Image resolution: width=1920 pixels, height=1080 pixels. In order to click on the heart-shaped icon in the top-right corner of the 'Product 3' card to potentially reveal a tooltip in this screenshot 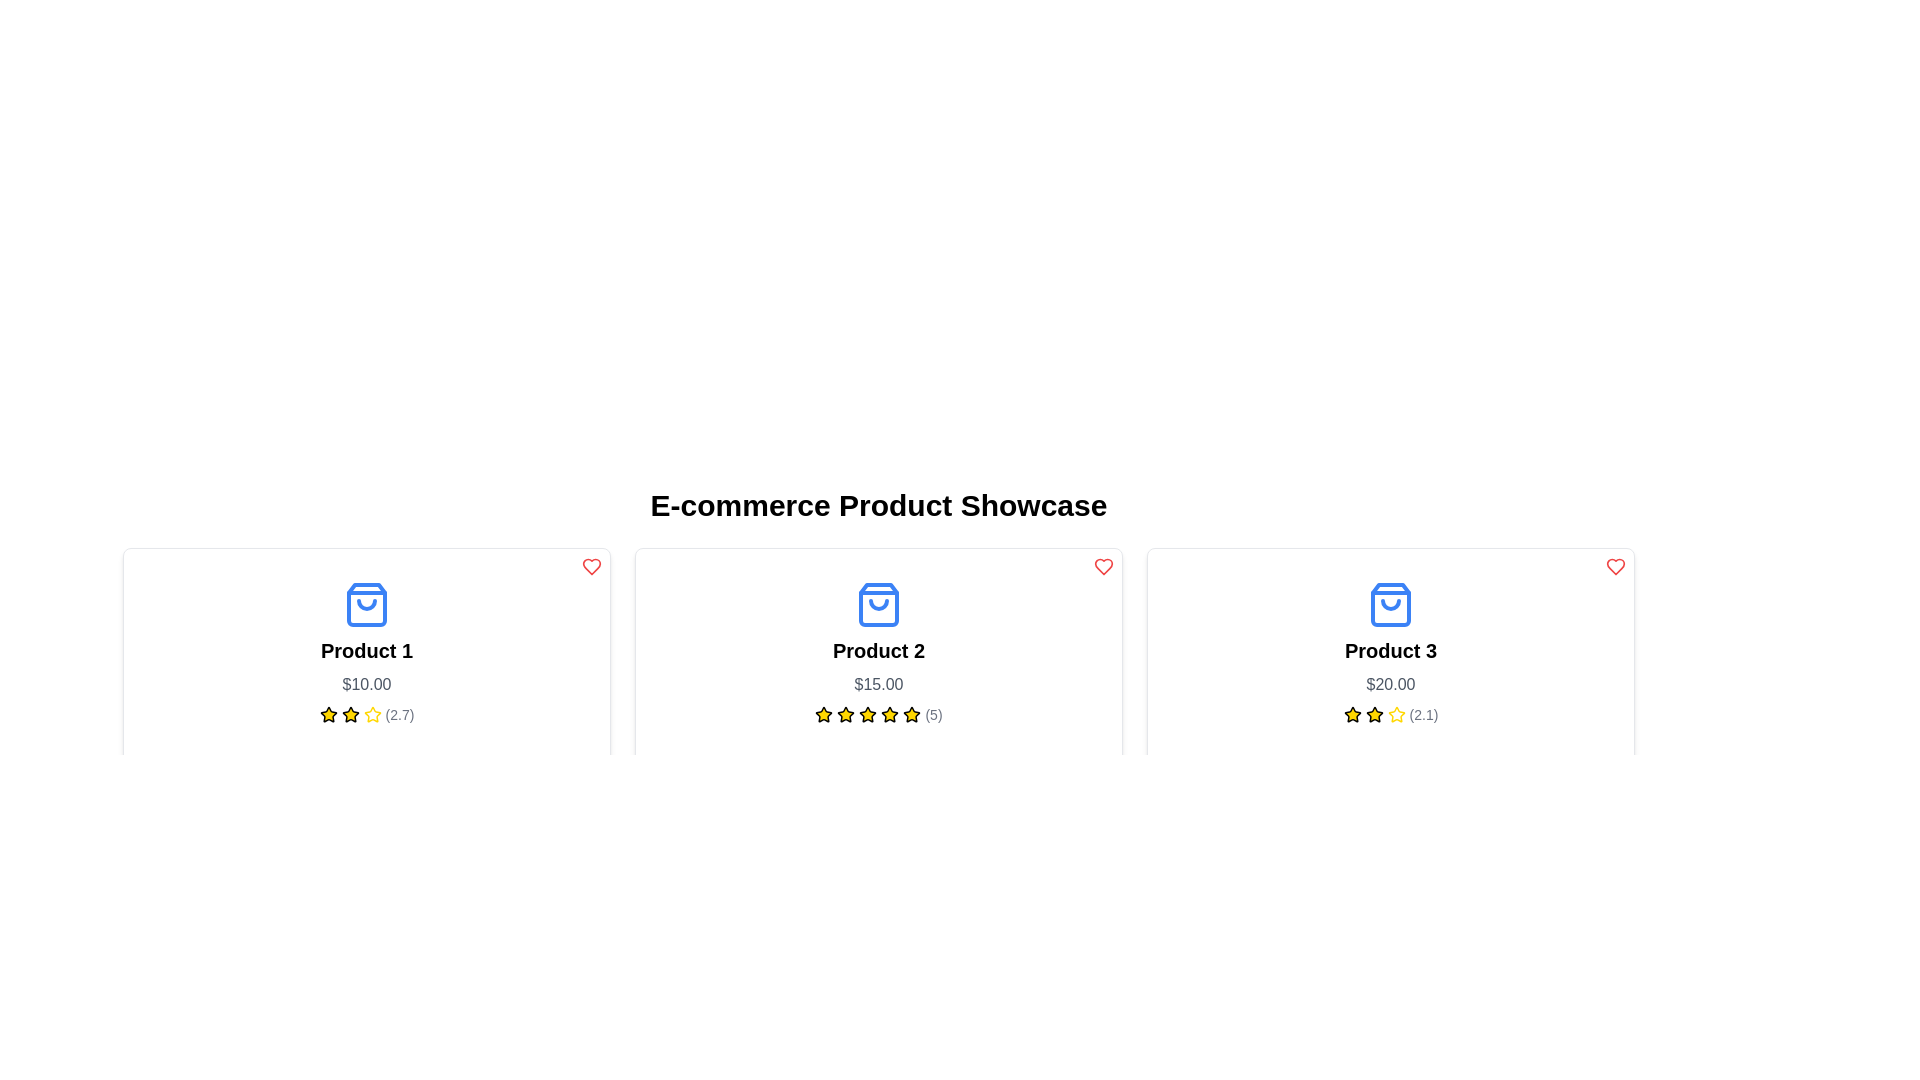, I will do `click(590, 567)`.